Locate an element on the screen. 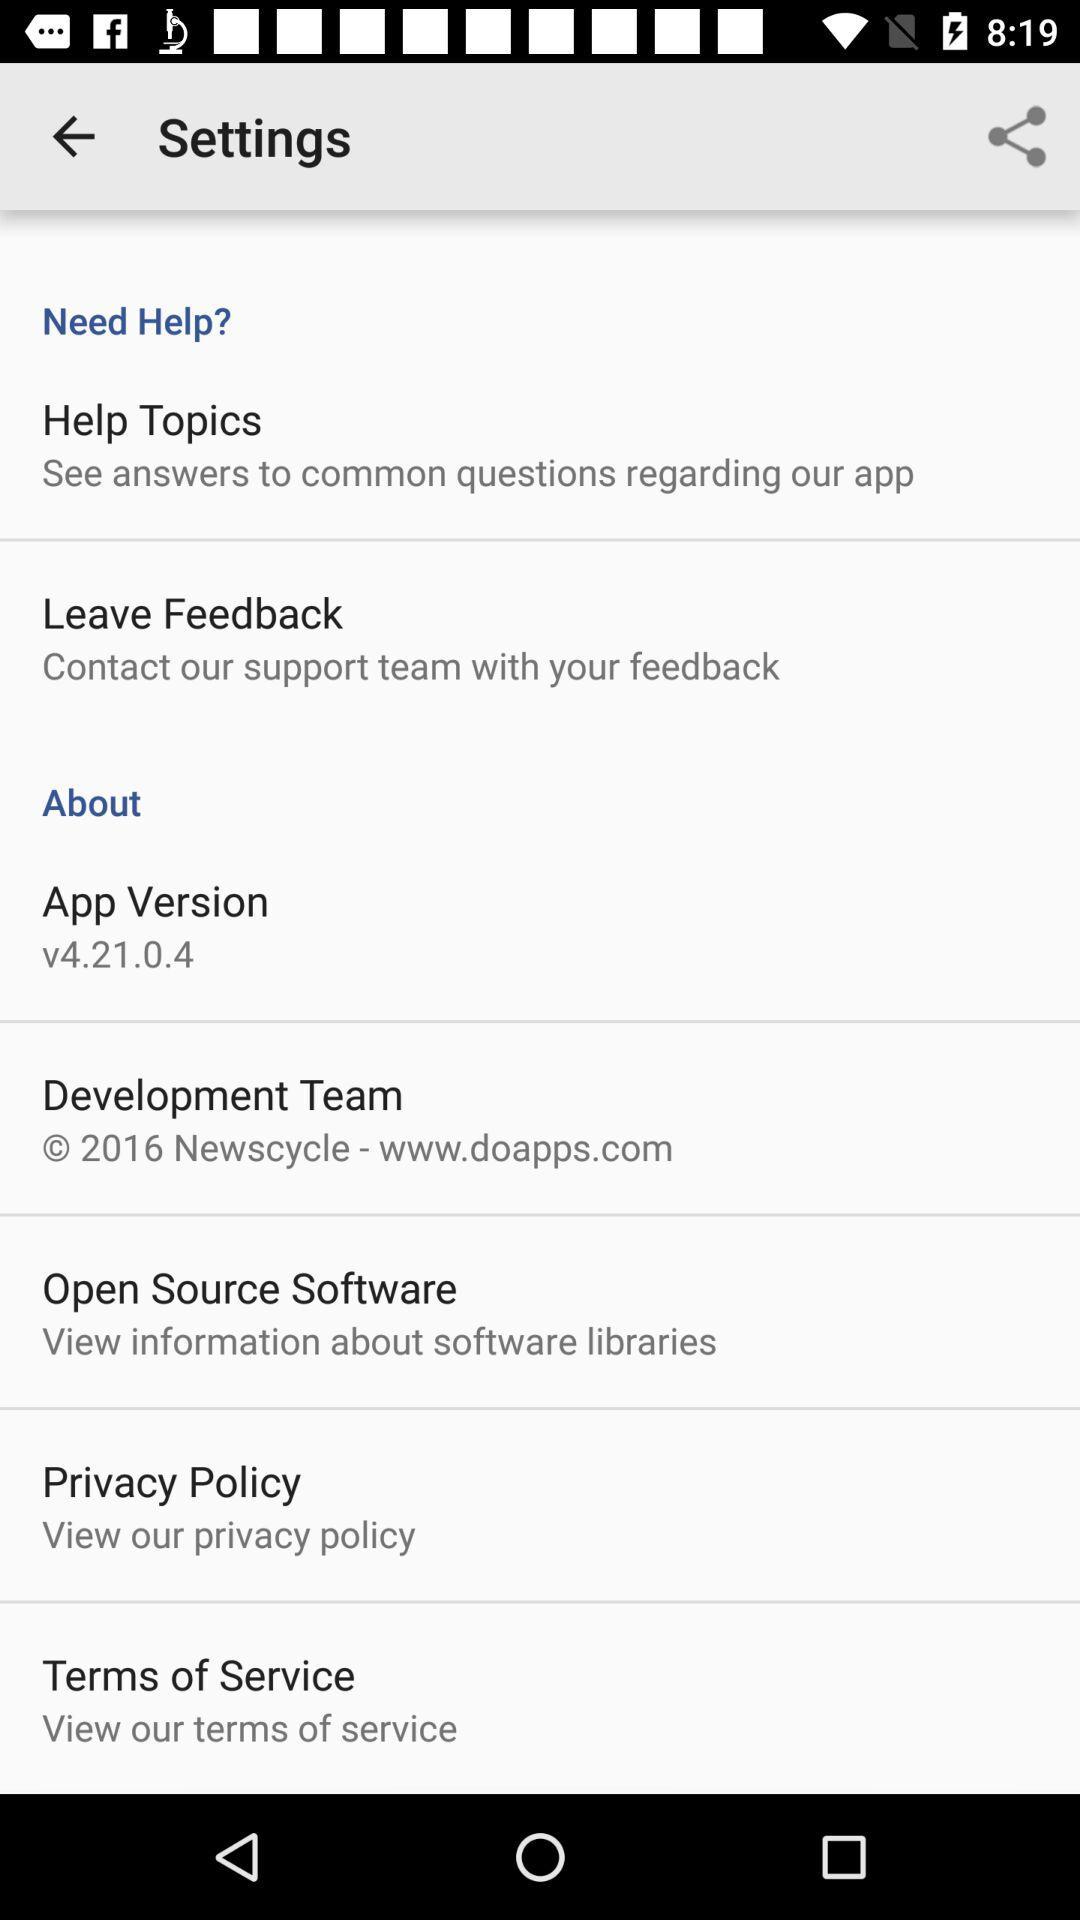  icon below leave feedback icon is located at coordinates (410, 665).